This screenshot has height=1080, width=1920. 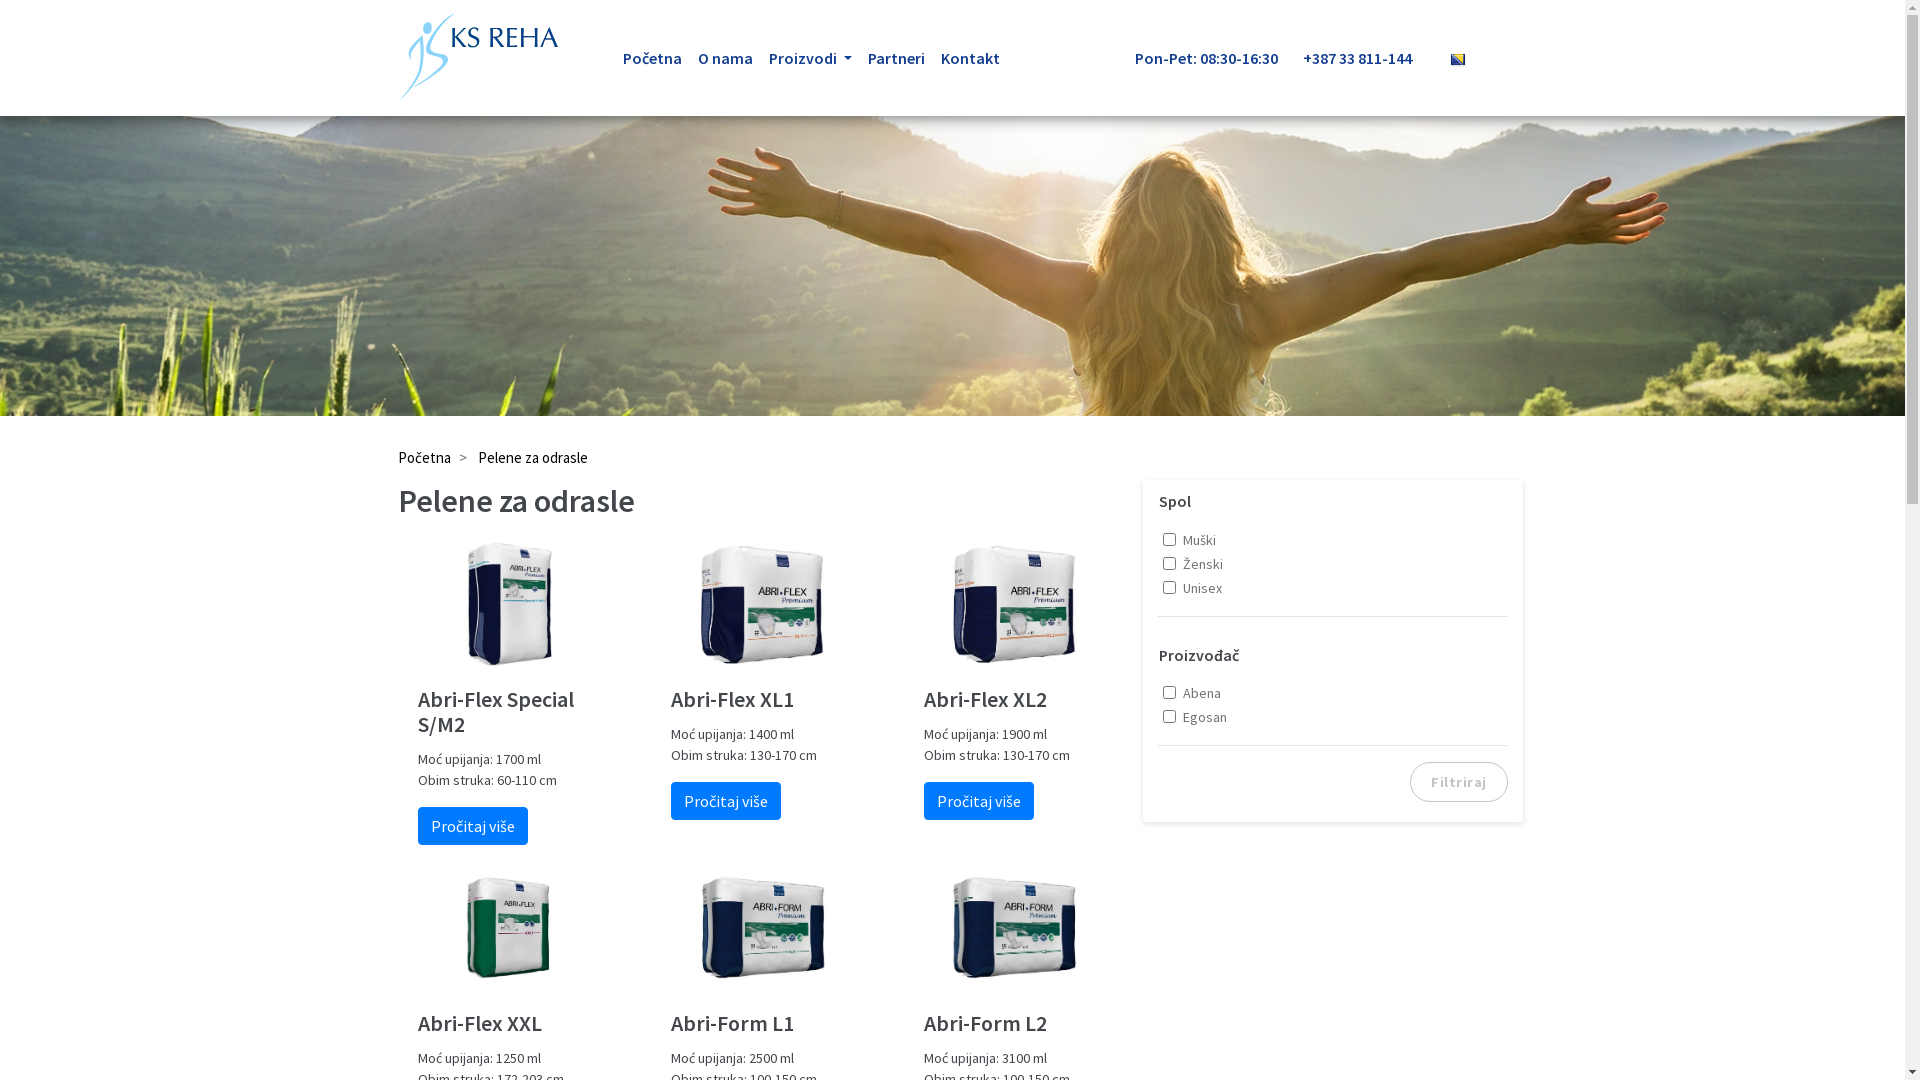 I want to click on 'Partneri', so click(x=895, y=56).